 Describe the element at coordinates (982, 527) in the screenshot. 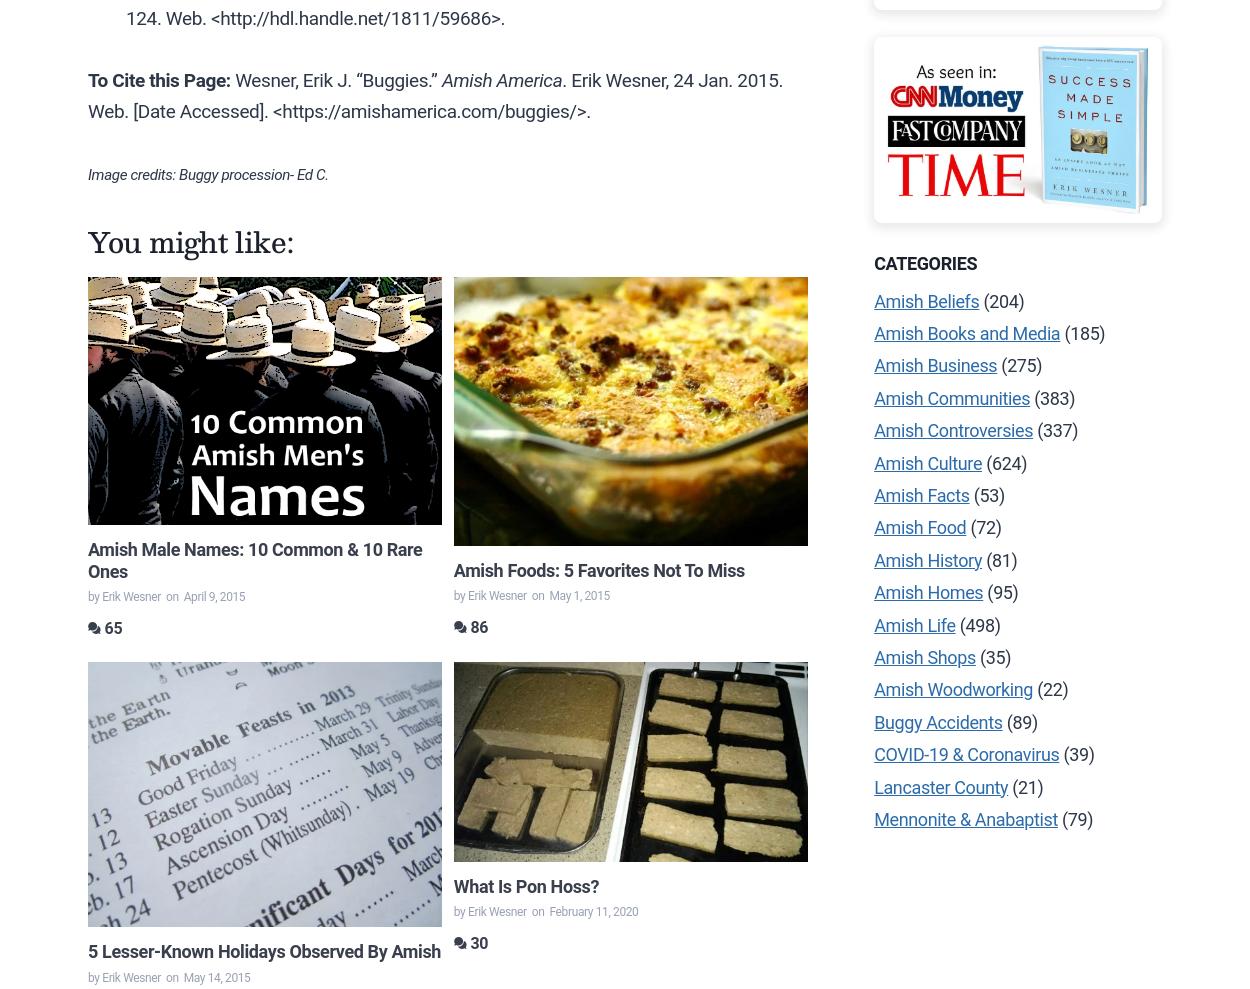

I see `'(72)'` at that location.